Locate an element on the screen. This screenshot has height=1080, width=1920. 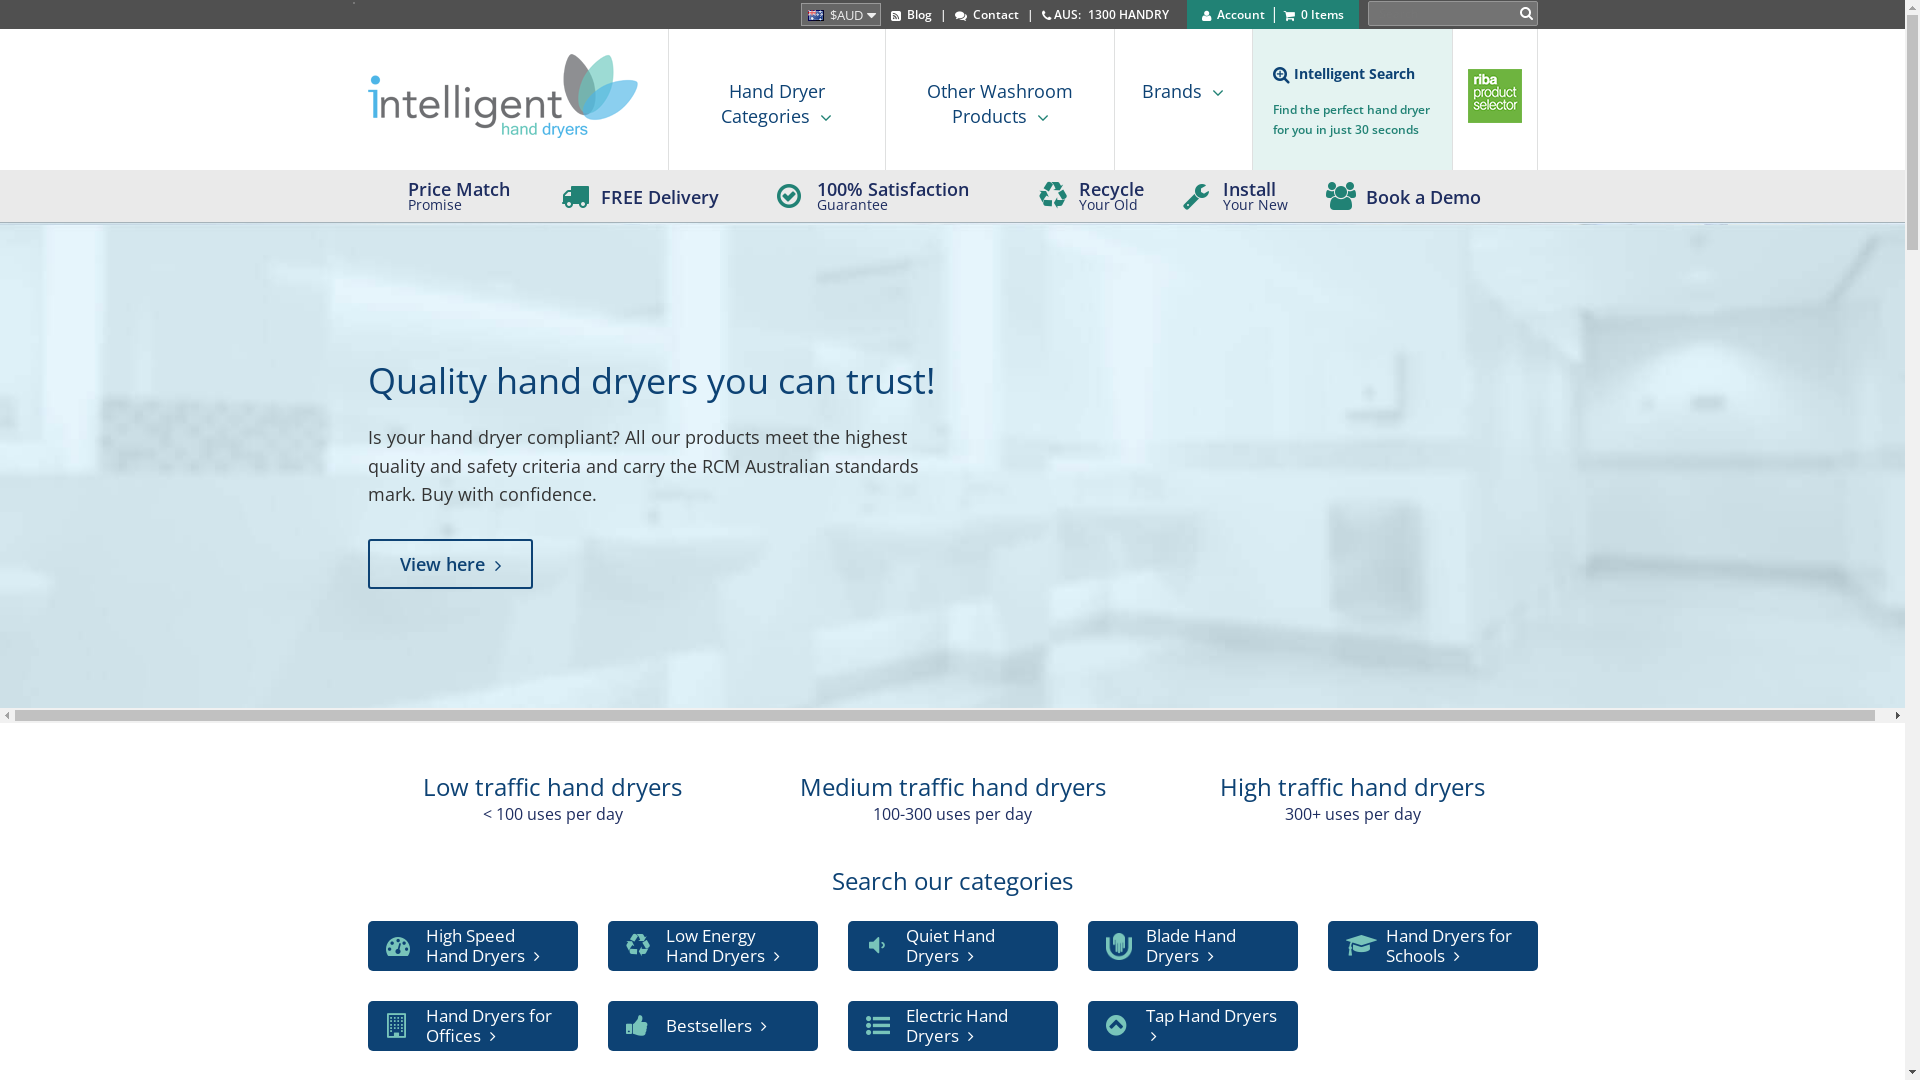
'Quiet Hand Dryers' is located at coordinates (952, 945).